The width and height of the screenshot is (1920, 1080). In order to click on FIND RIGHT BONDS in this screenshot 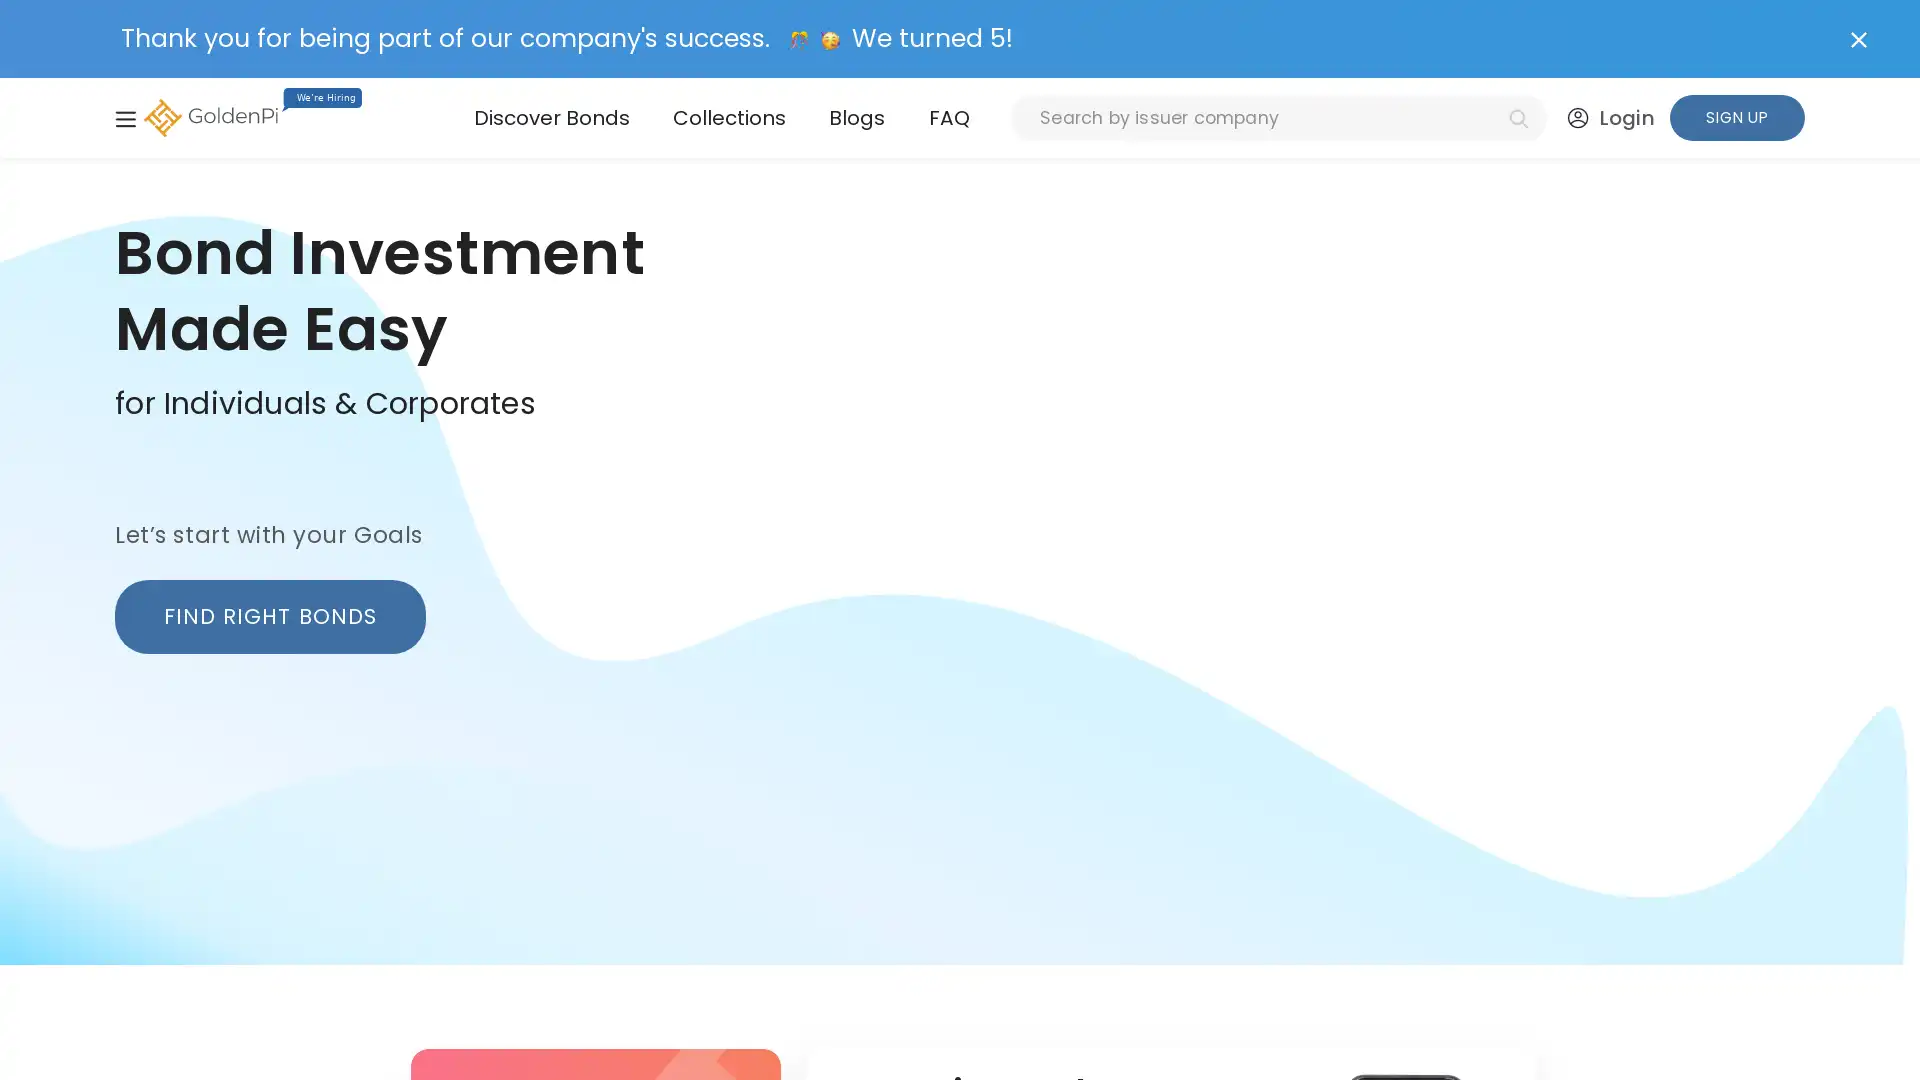, I will do `click(268, 615)`.